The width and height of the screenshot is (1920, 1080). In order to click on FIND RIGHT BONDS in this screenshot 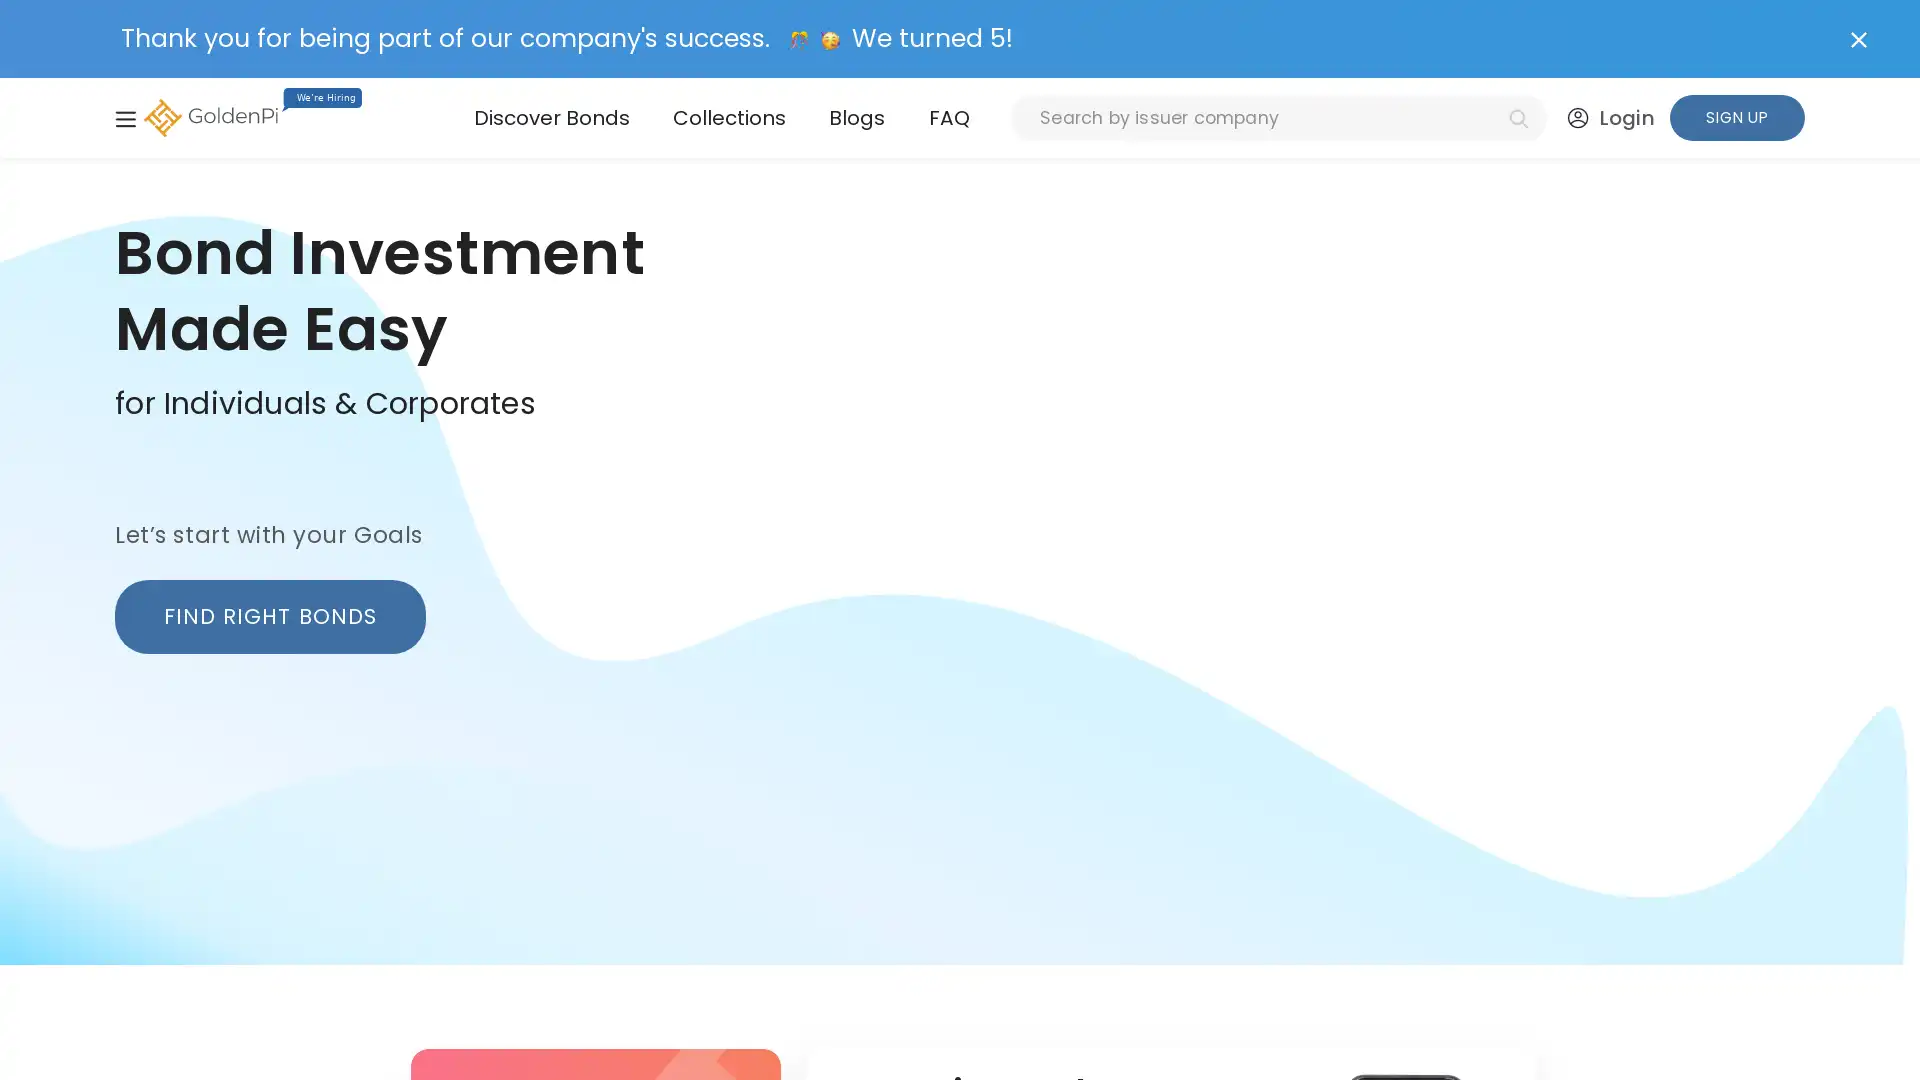, I will do `click(268, 615)`.